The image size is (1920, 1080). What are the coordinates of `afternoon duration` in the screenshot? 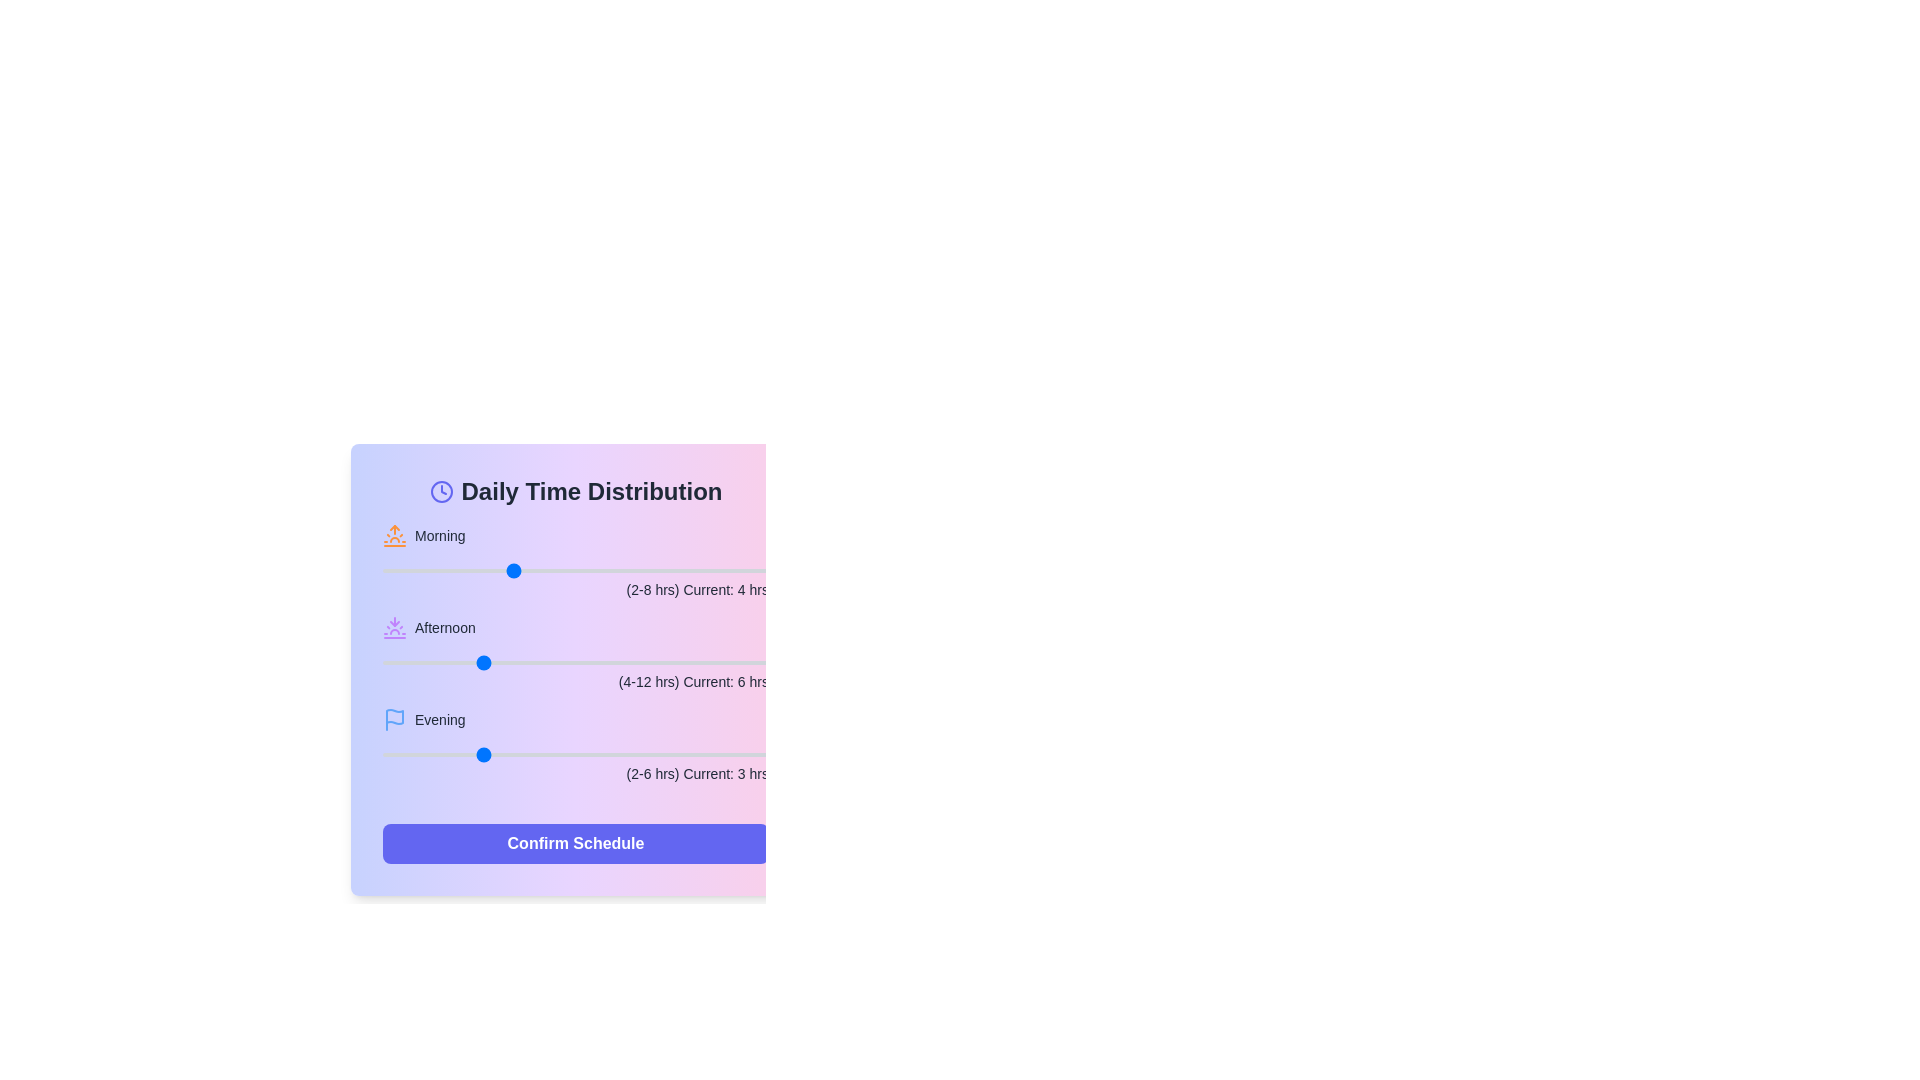 It's located at (383, 663).